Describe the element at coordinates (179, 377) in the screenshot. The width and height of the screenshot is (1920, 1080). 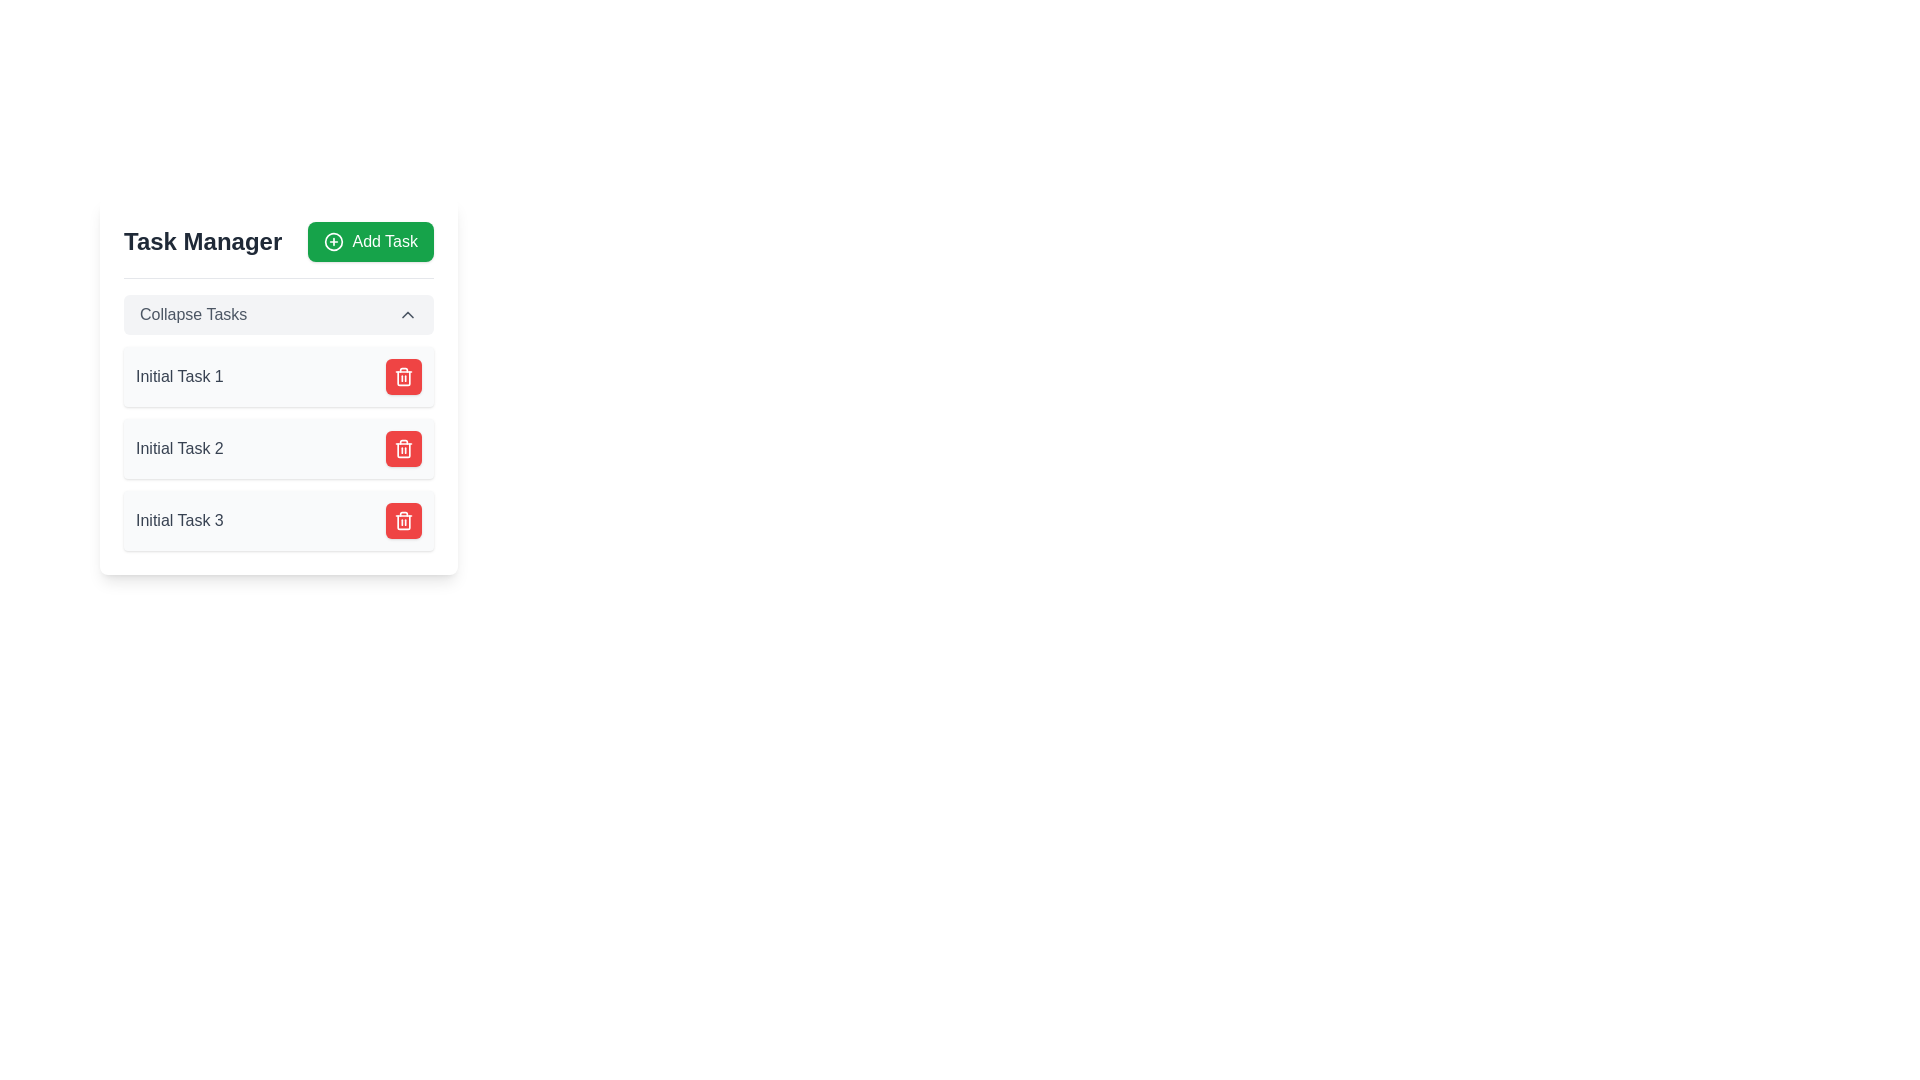
I see `the text label that reads 'Initial Task 1', which is styled with medium-sized gray font and is located in the first row of tasks under the 'Task Manager' heading, aligned to the left of a delete icon button` at that location.